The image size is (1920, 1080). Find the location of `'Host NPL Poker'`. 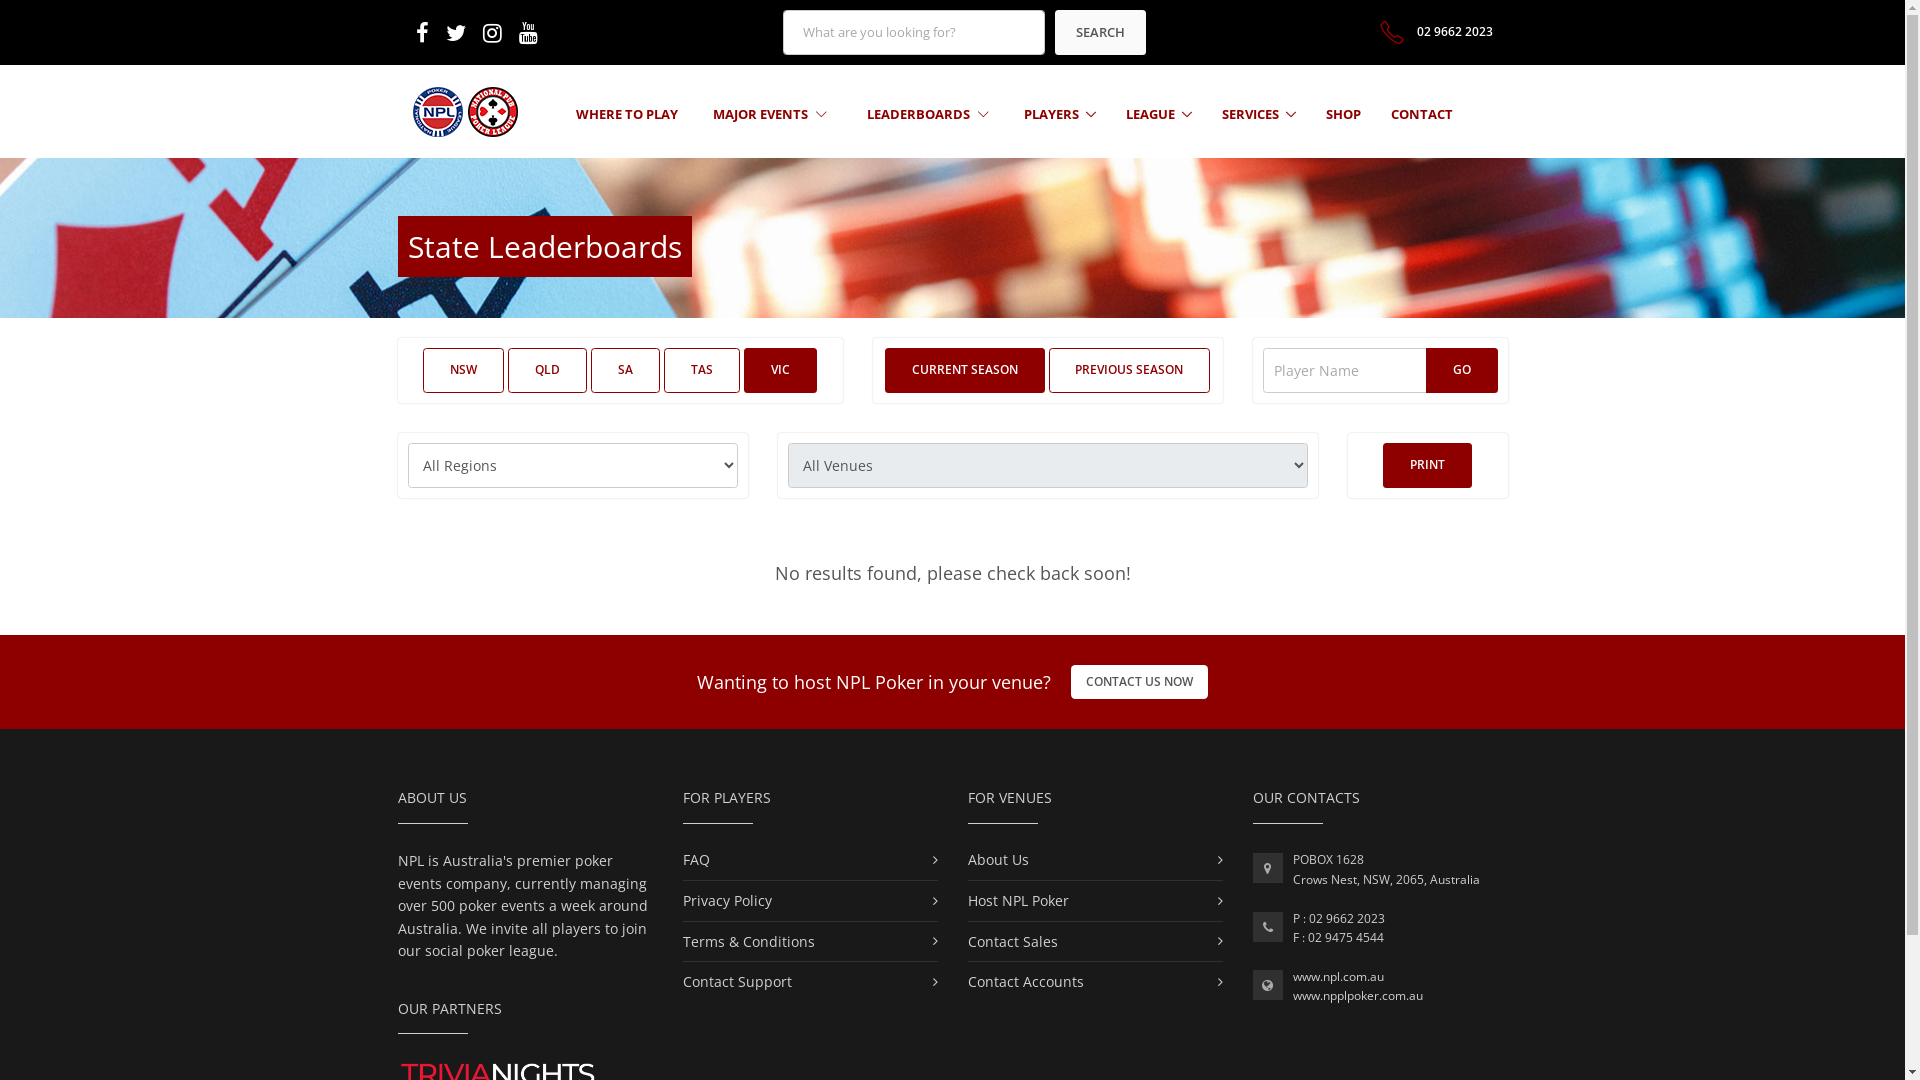

'Host NPL Poker' is located at coordinates (1018, 900).